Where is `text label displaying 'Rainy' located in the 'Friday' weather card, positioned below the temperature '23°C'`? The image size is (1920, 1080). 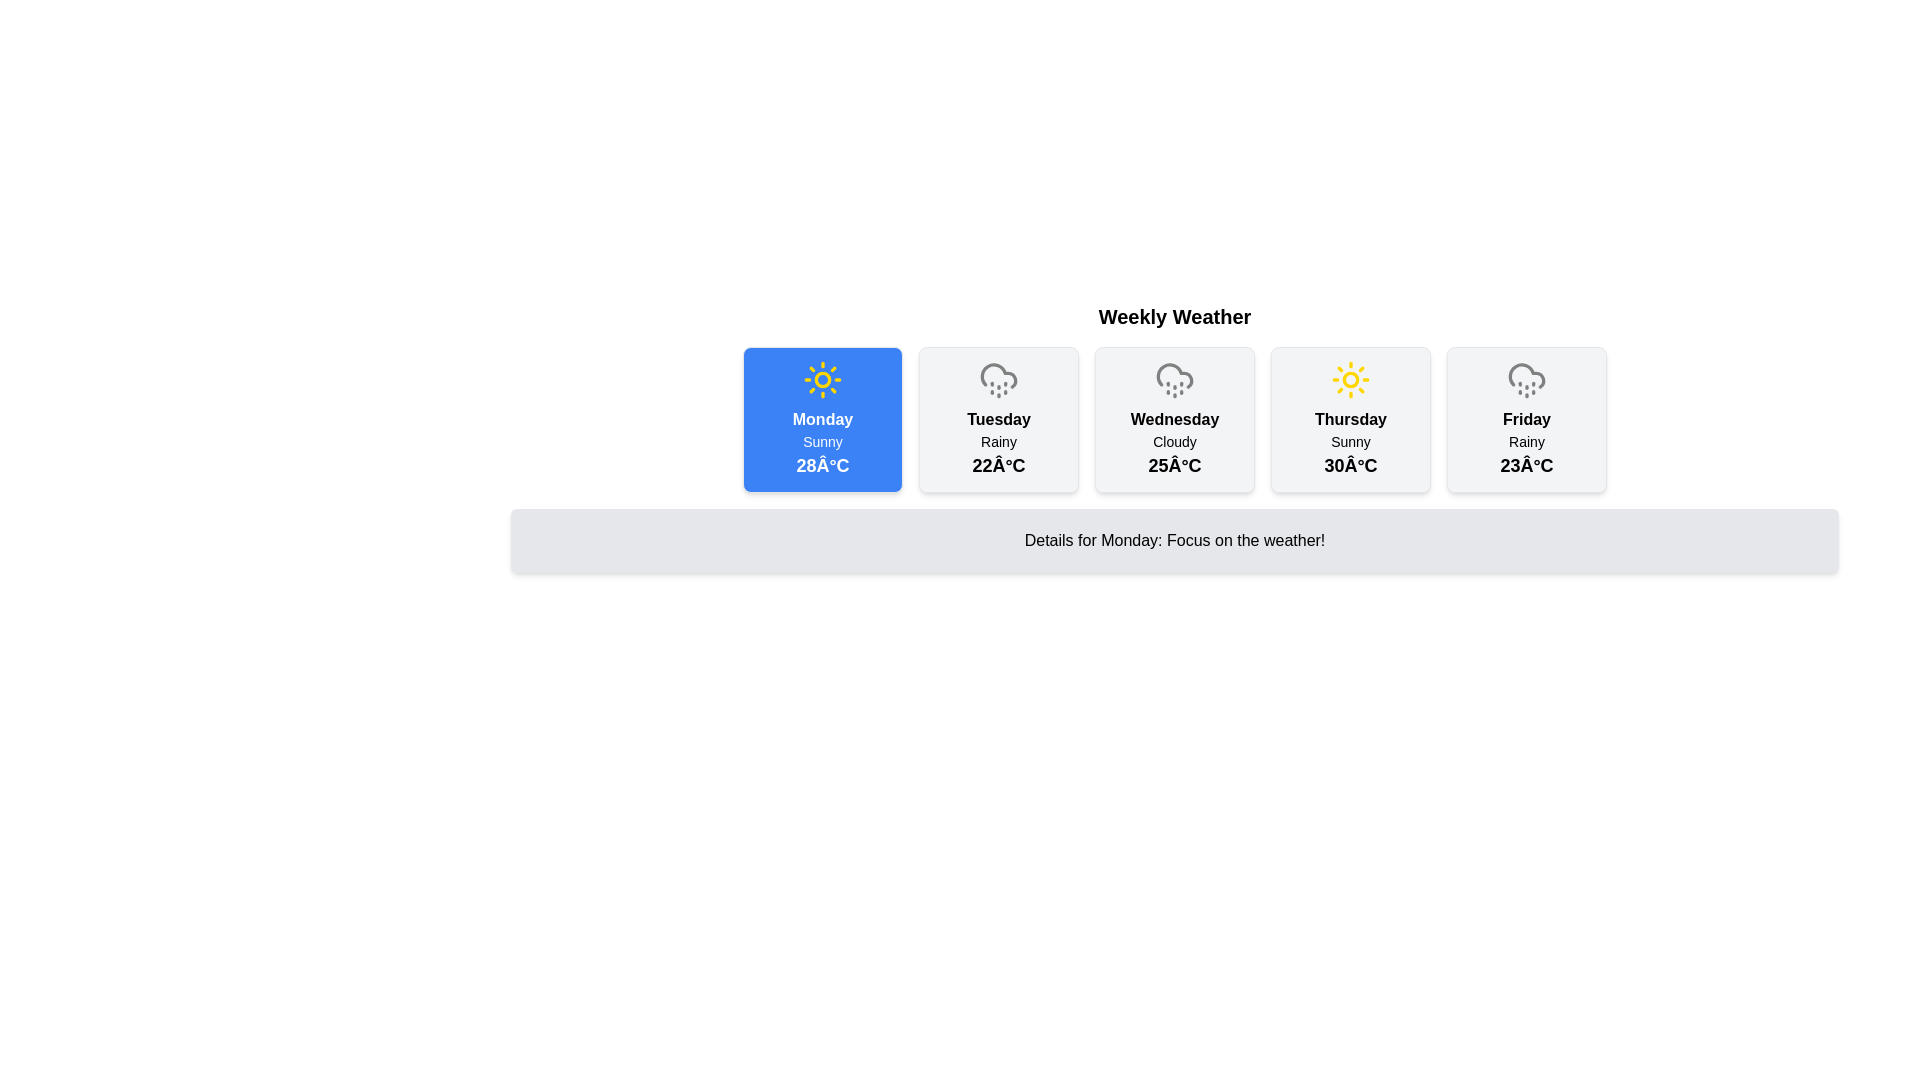
text label displaying 'Rainy' located in the 'Friday' weather card, positioned below the temperature '23°C' is located at coordinates (1525, 441).